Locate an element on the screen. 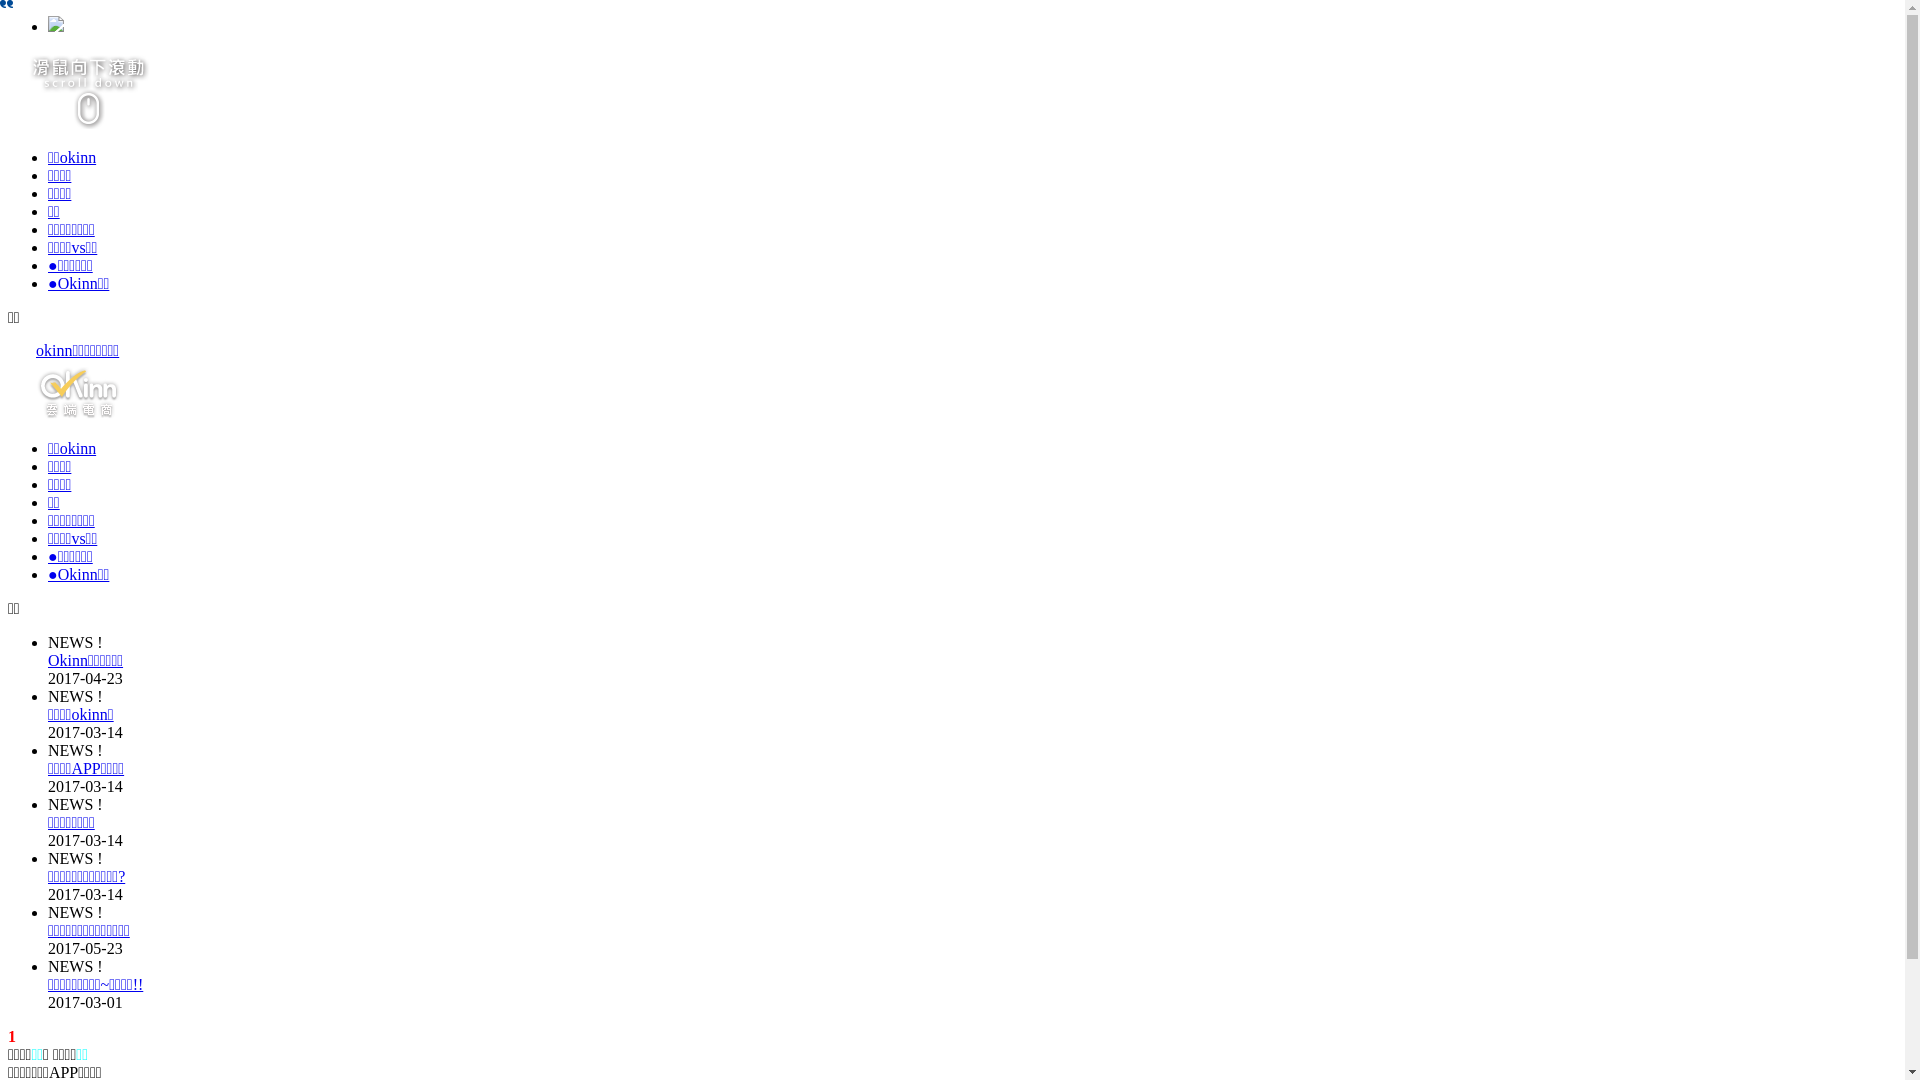 This screenshot has height=1080, width=1920. '1' is located at coordinates (12, 1035).